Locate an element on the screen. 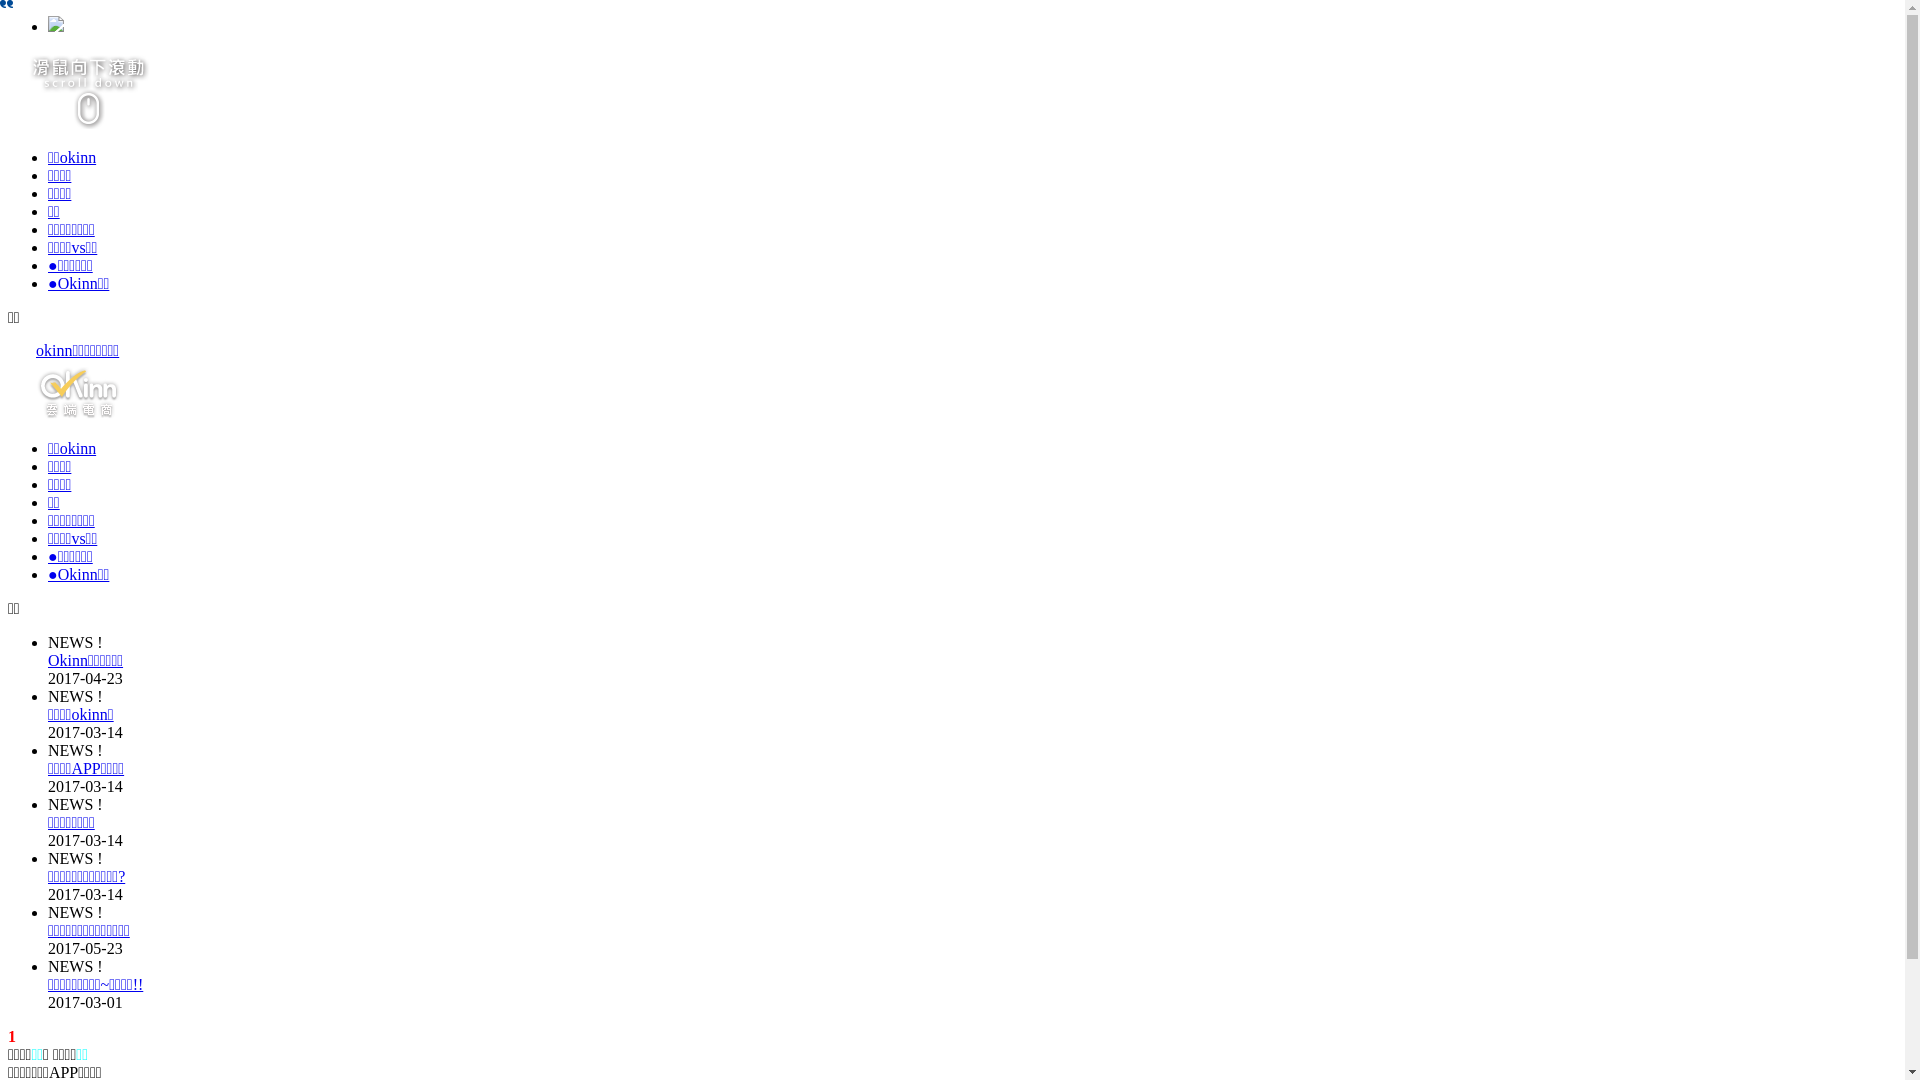 This screenshot has height=1080, width=1920. '1' is located at coordinates (12, 1035).